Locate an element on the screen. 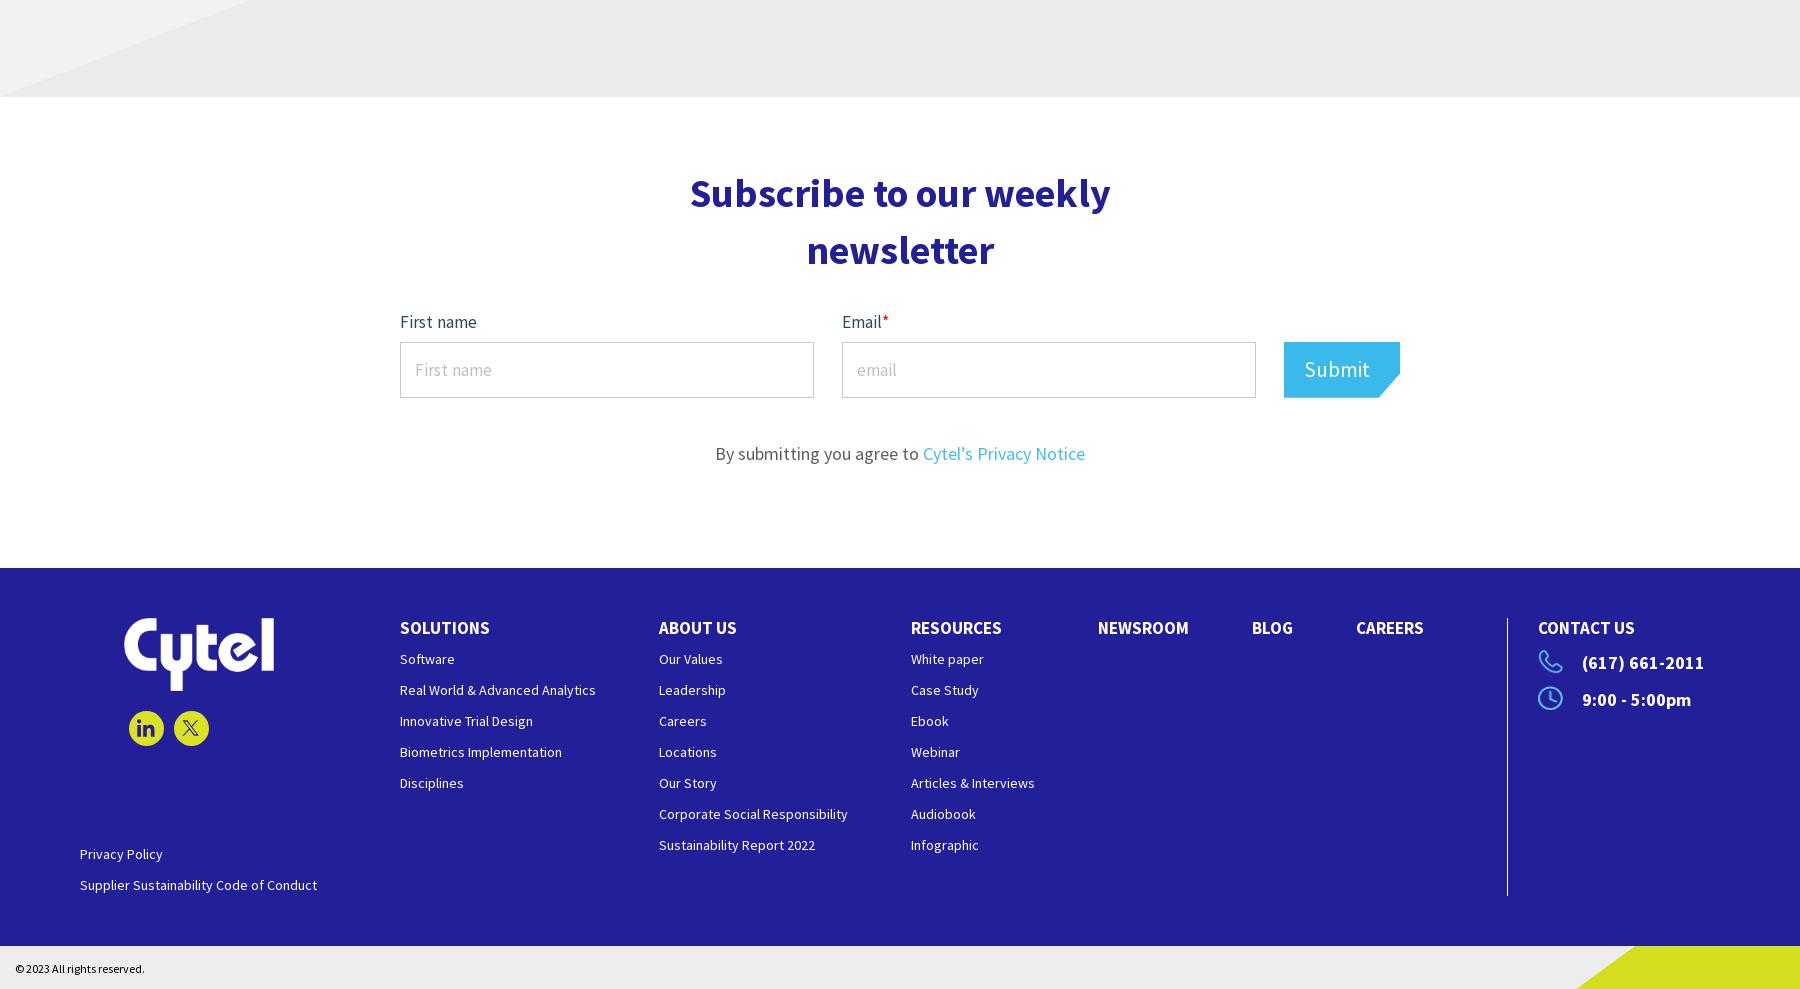 The width and height of the screenshot is (1800, 989). 'Infographic' is located at coordinates (909, 845).